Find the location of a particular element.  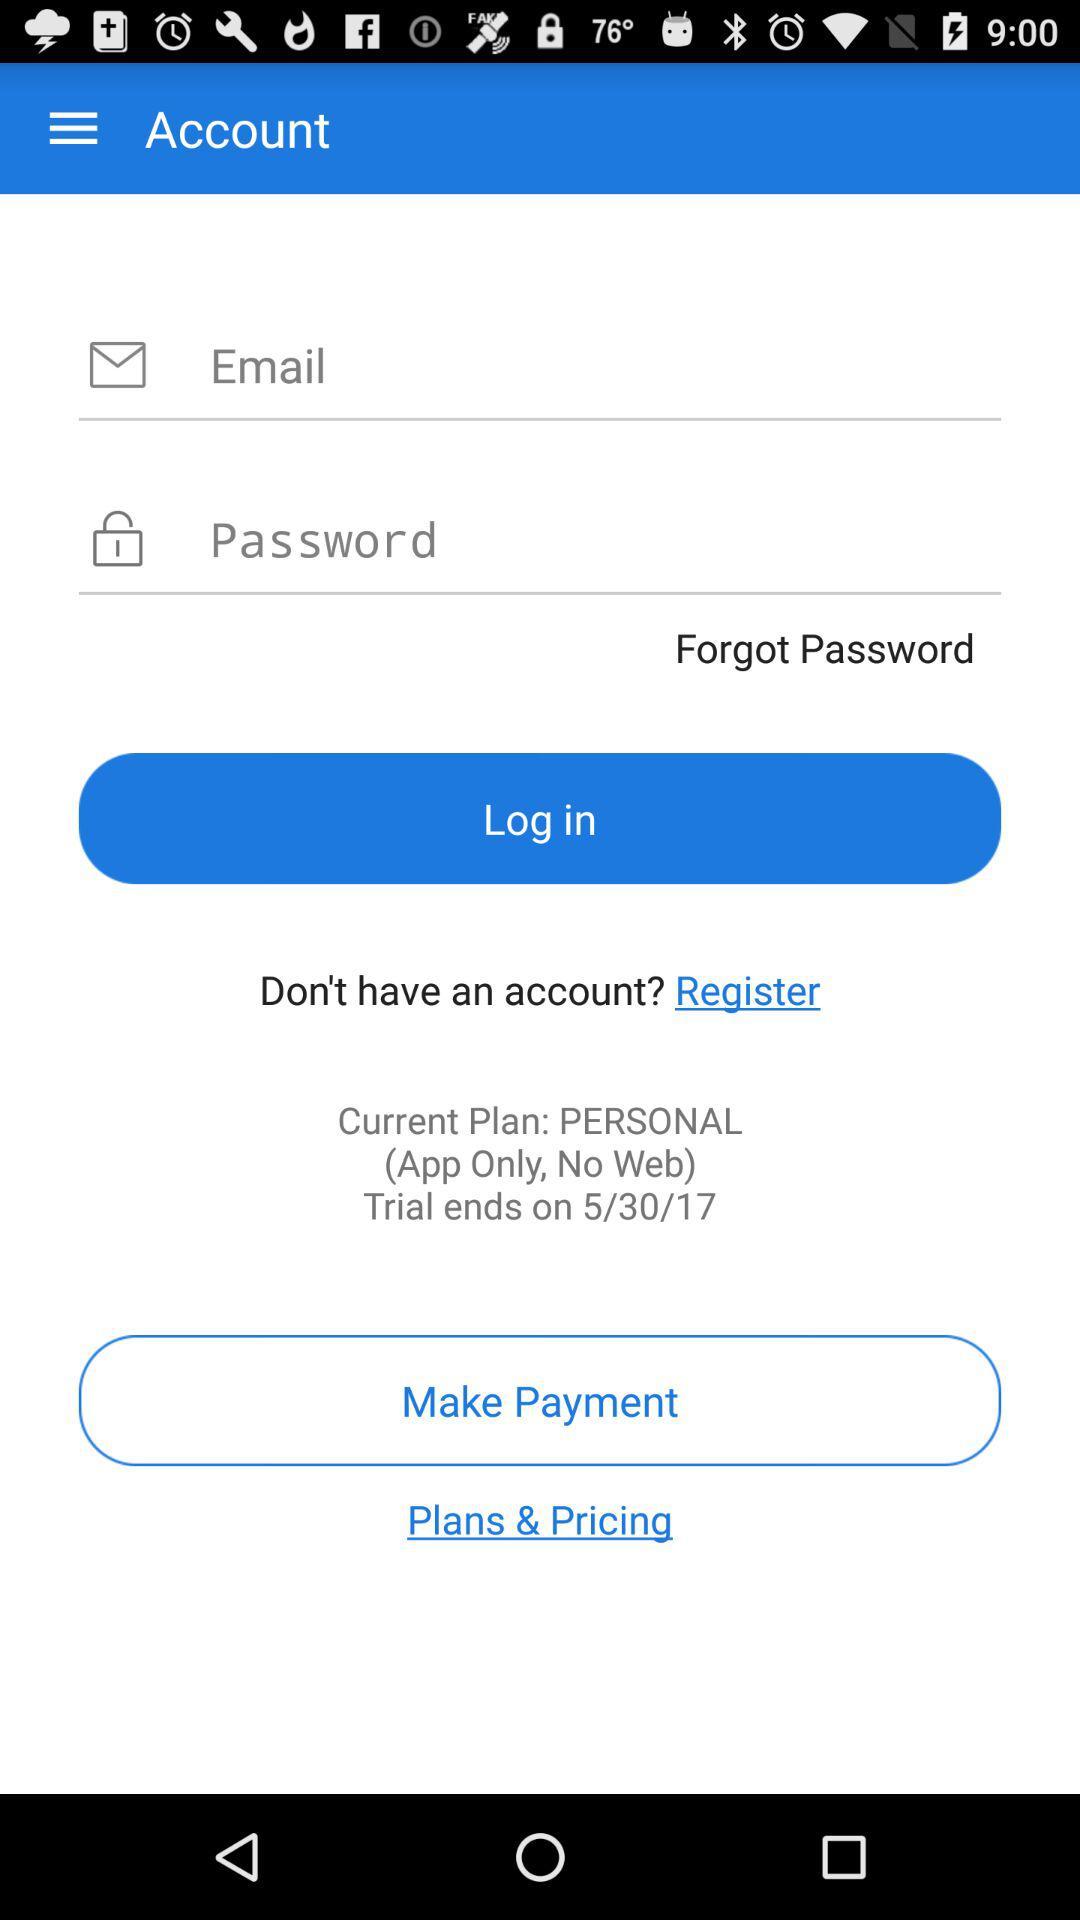

your email is located at coordinates (604, 364).